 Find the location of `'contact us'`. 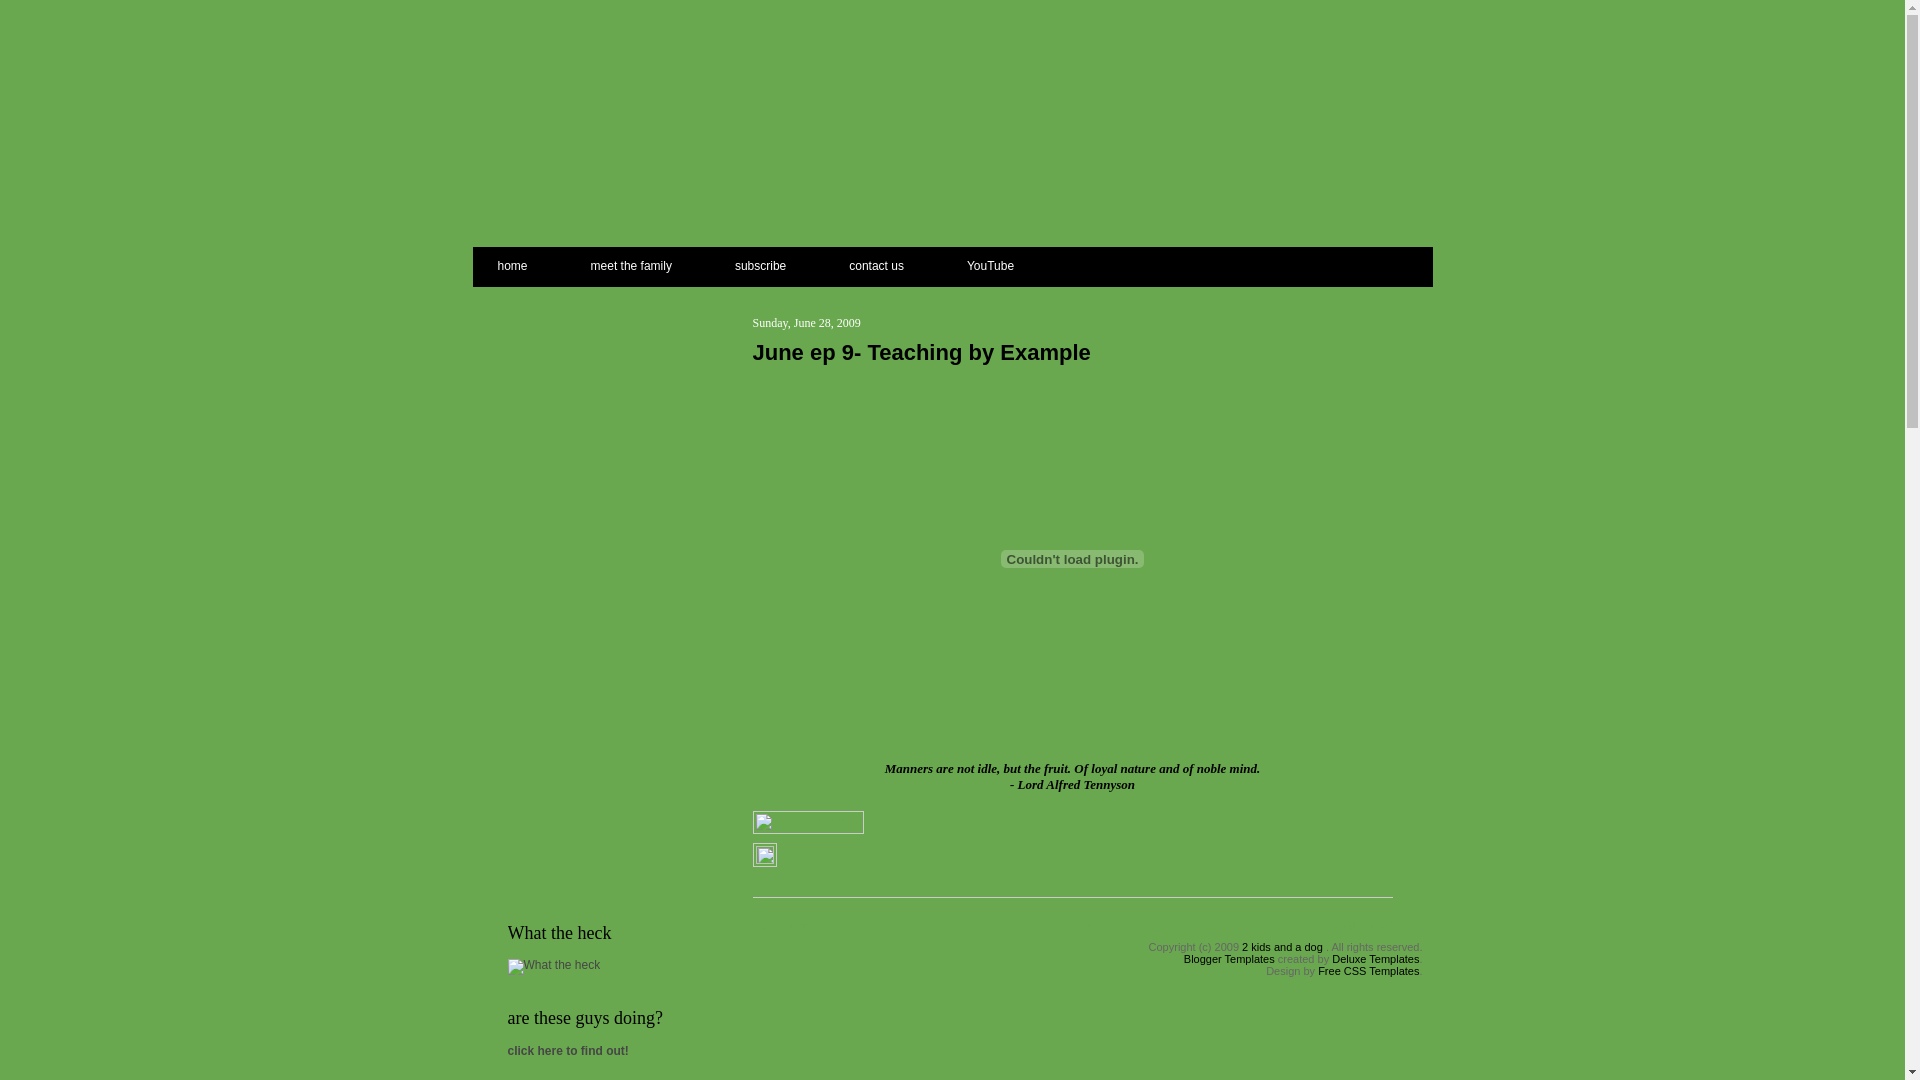

'contact us' is located at coordinates (876, 261).